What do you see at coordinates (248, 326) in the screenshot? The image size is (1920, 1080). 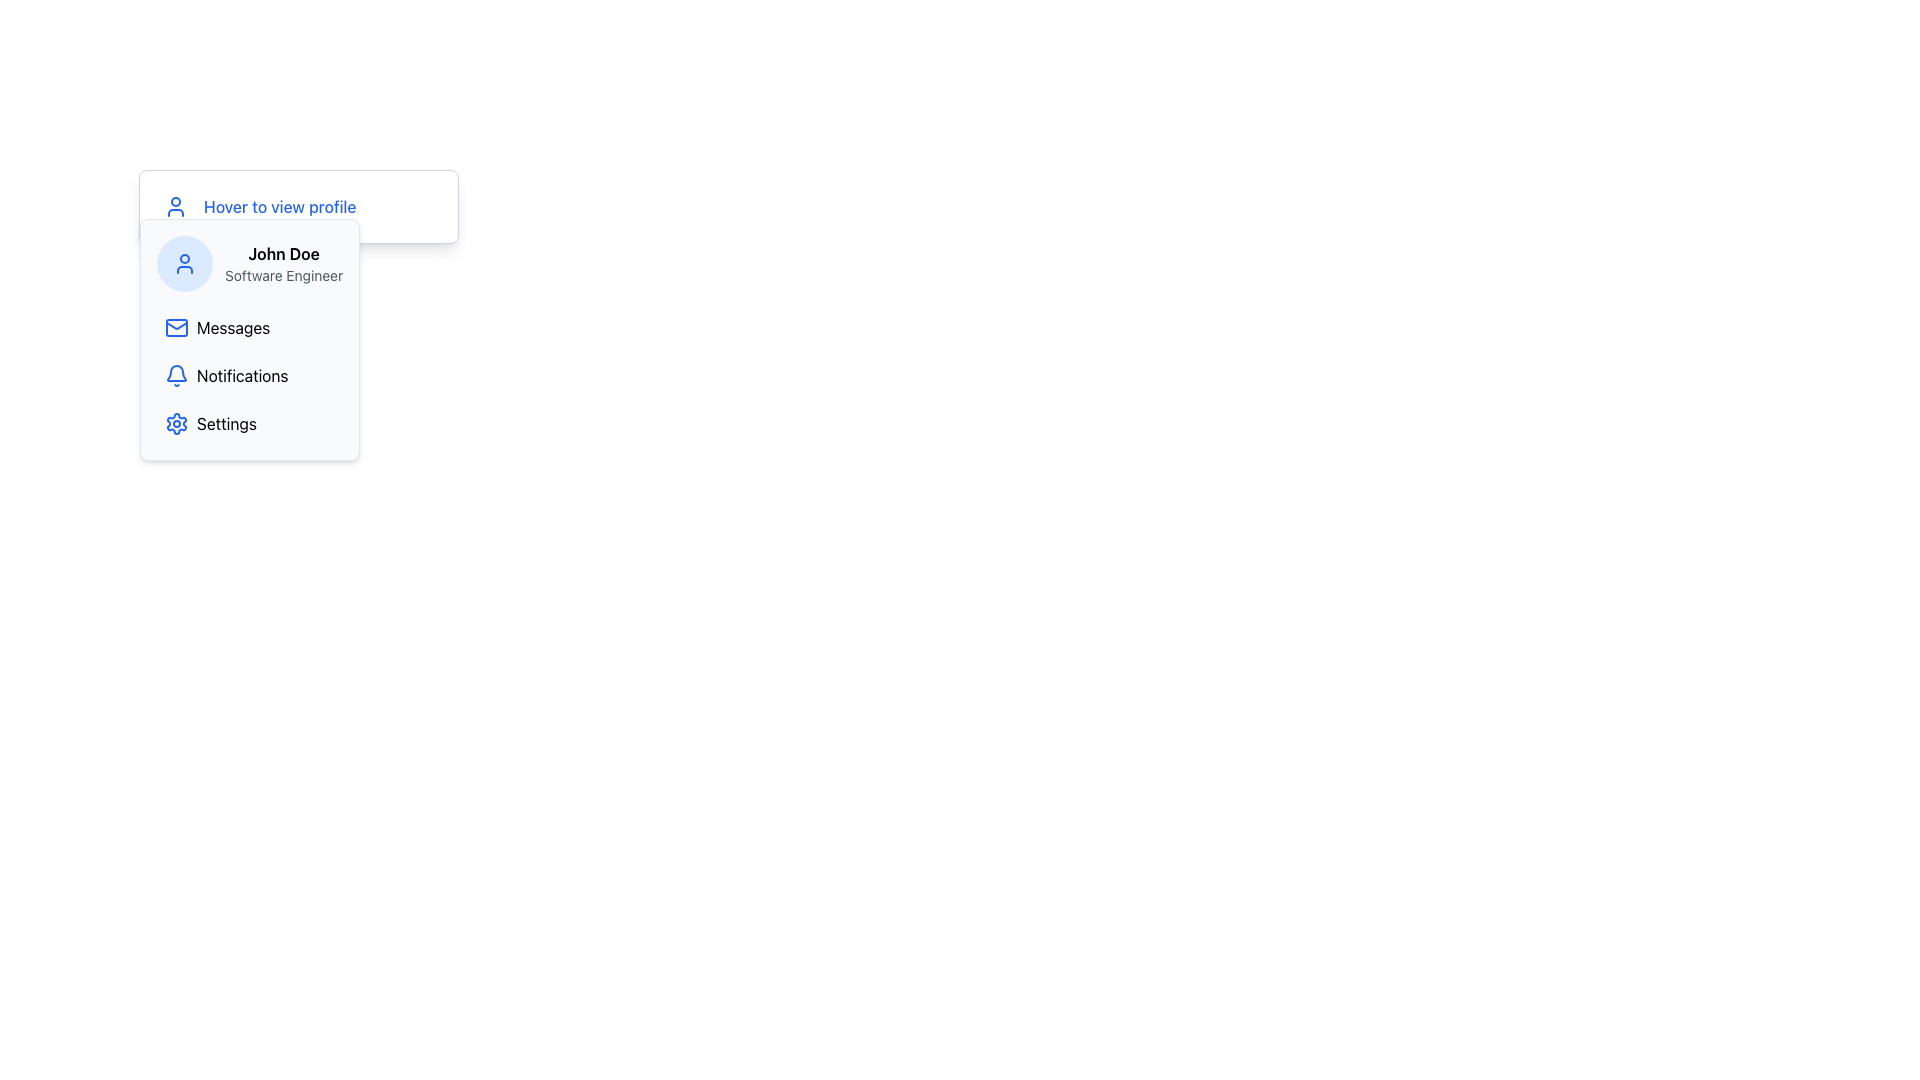 I see `the navigational button` at bounding box center [248, 326].